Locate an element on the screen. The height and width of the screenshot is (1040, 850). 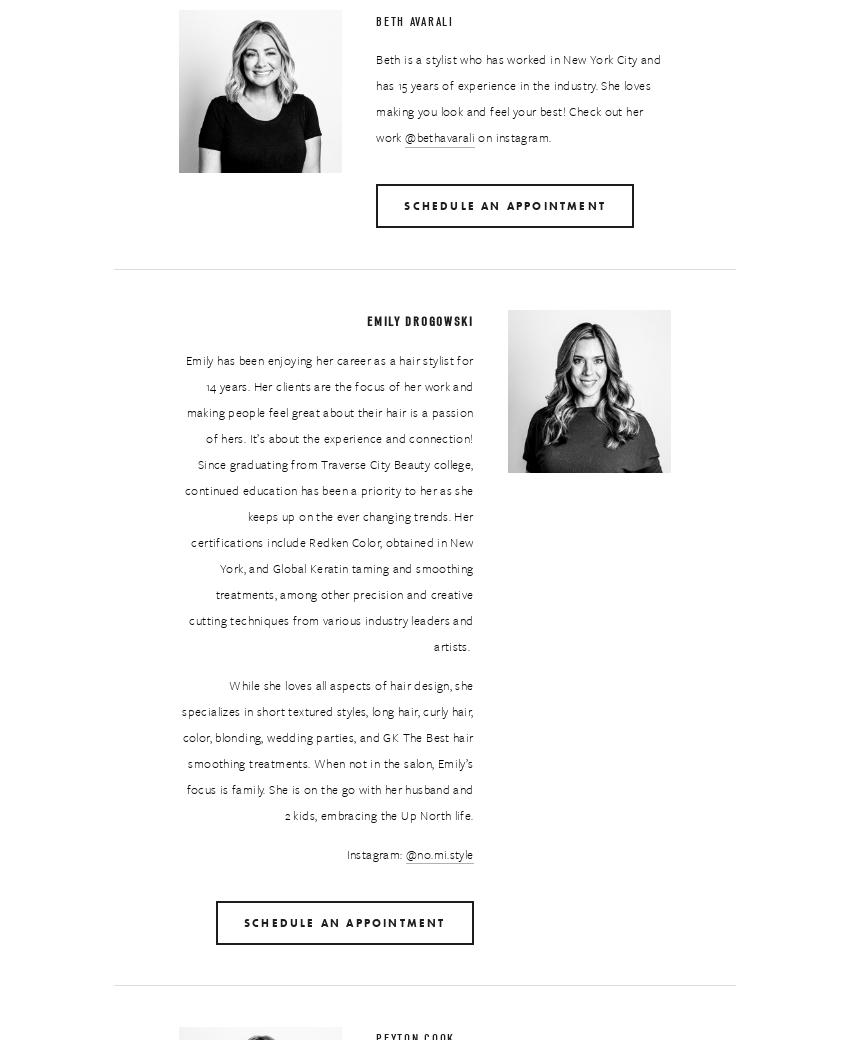
'Beth Avarali' is located at coordinates (414, 19).